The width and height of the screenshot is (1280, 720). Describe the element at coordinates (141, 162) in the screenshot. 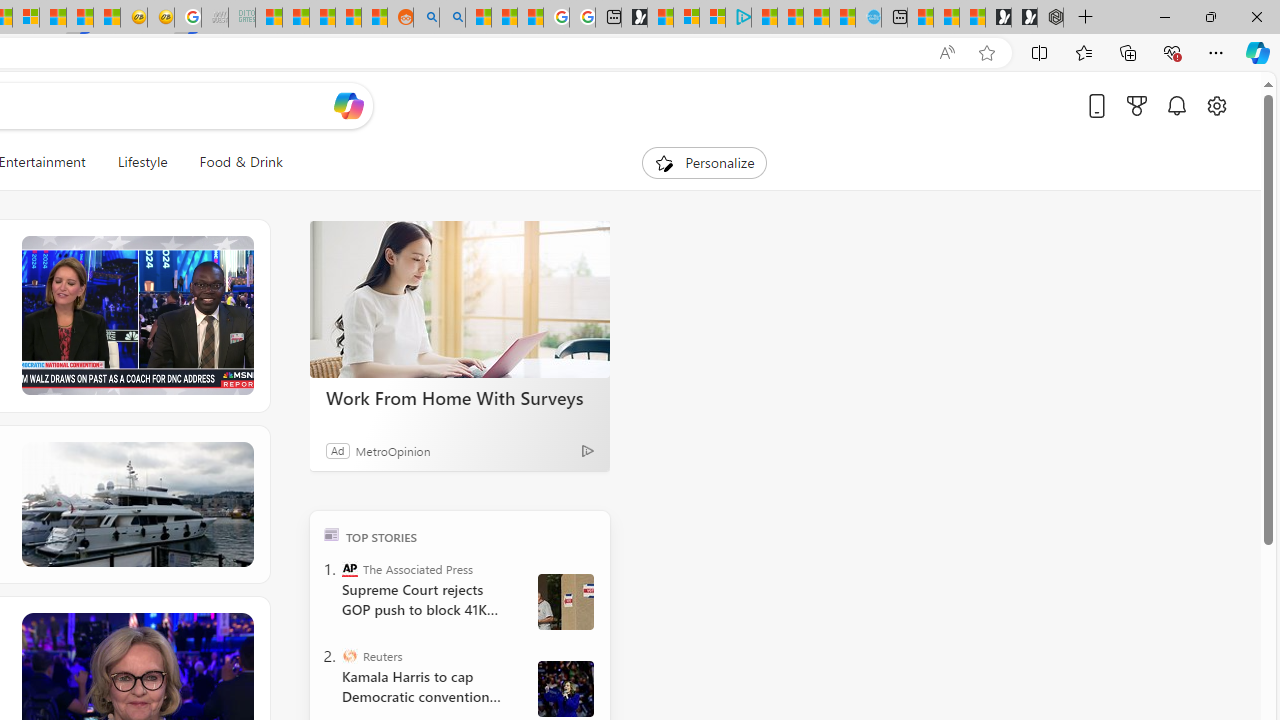

I see `'Lifestyle'` at that location.